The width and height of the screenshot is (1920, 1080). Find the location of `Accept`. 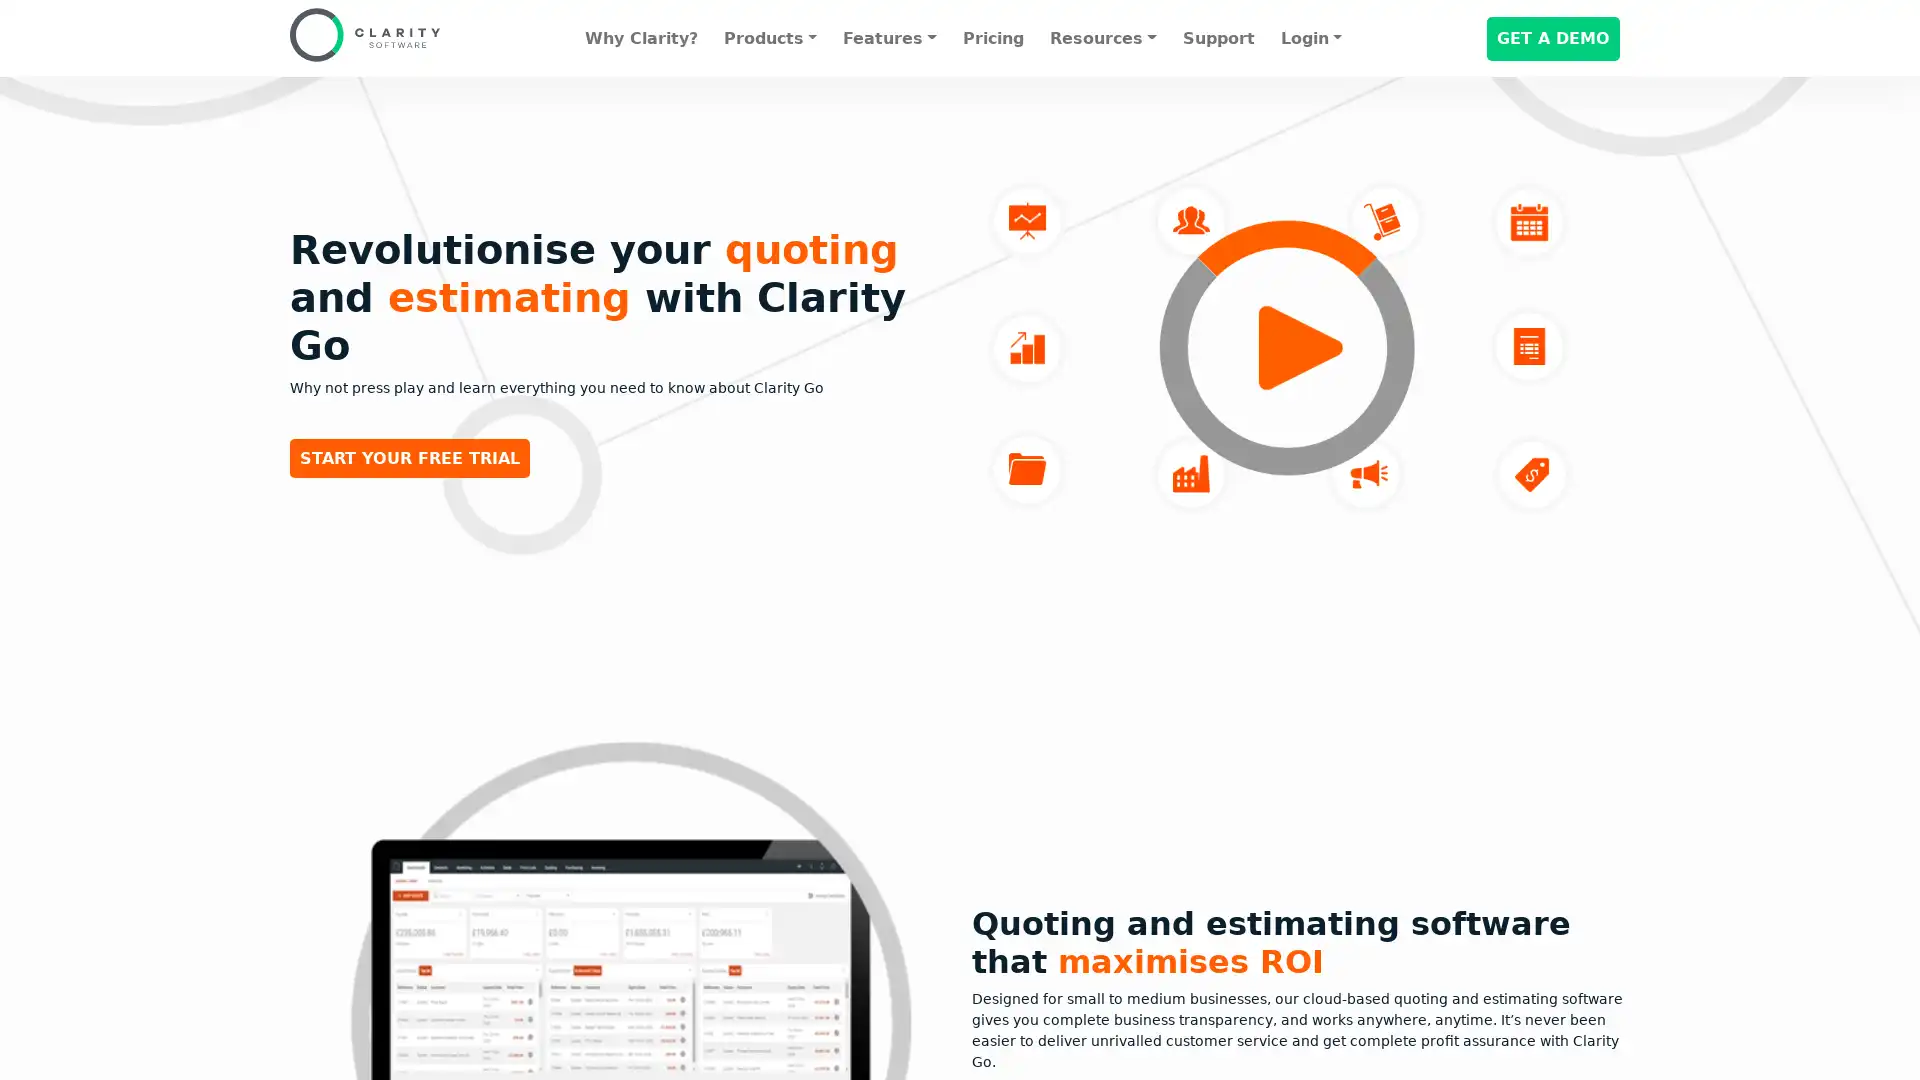

Accept is located at coordinates (1232, 141).